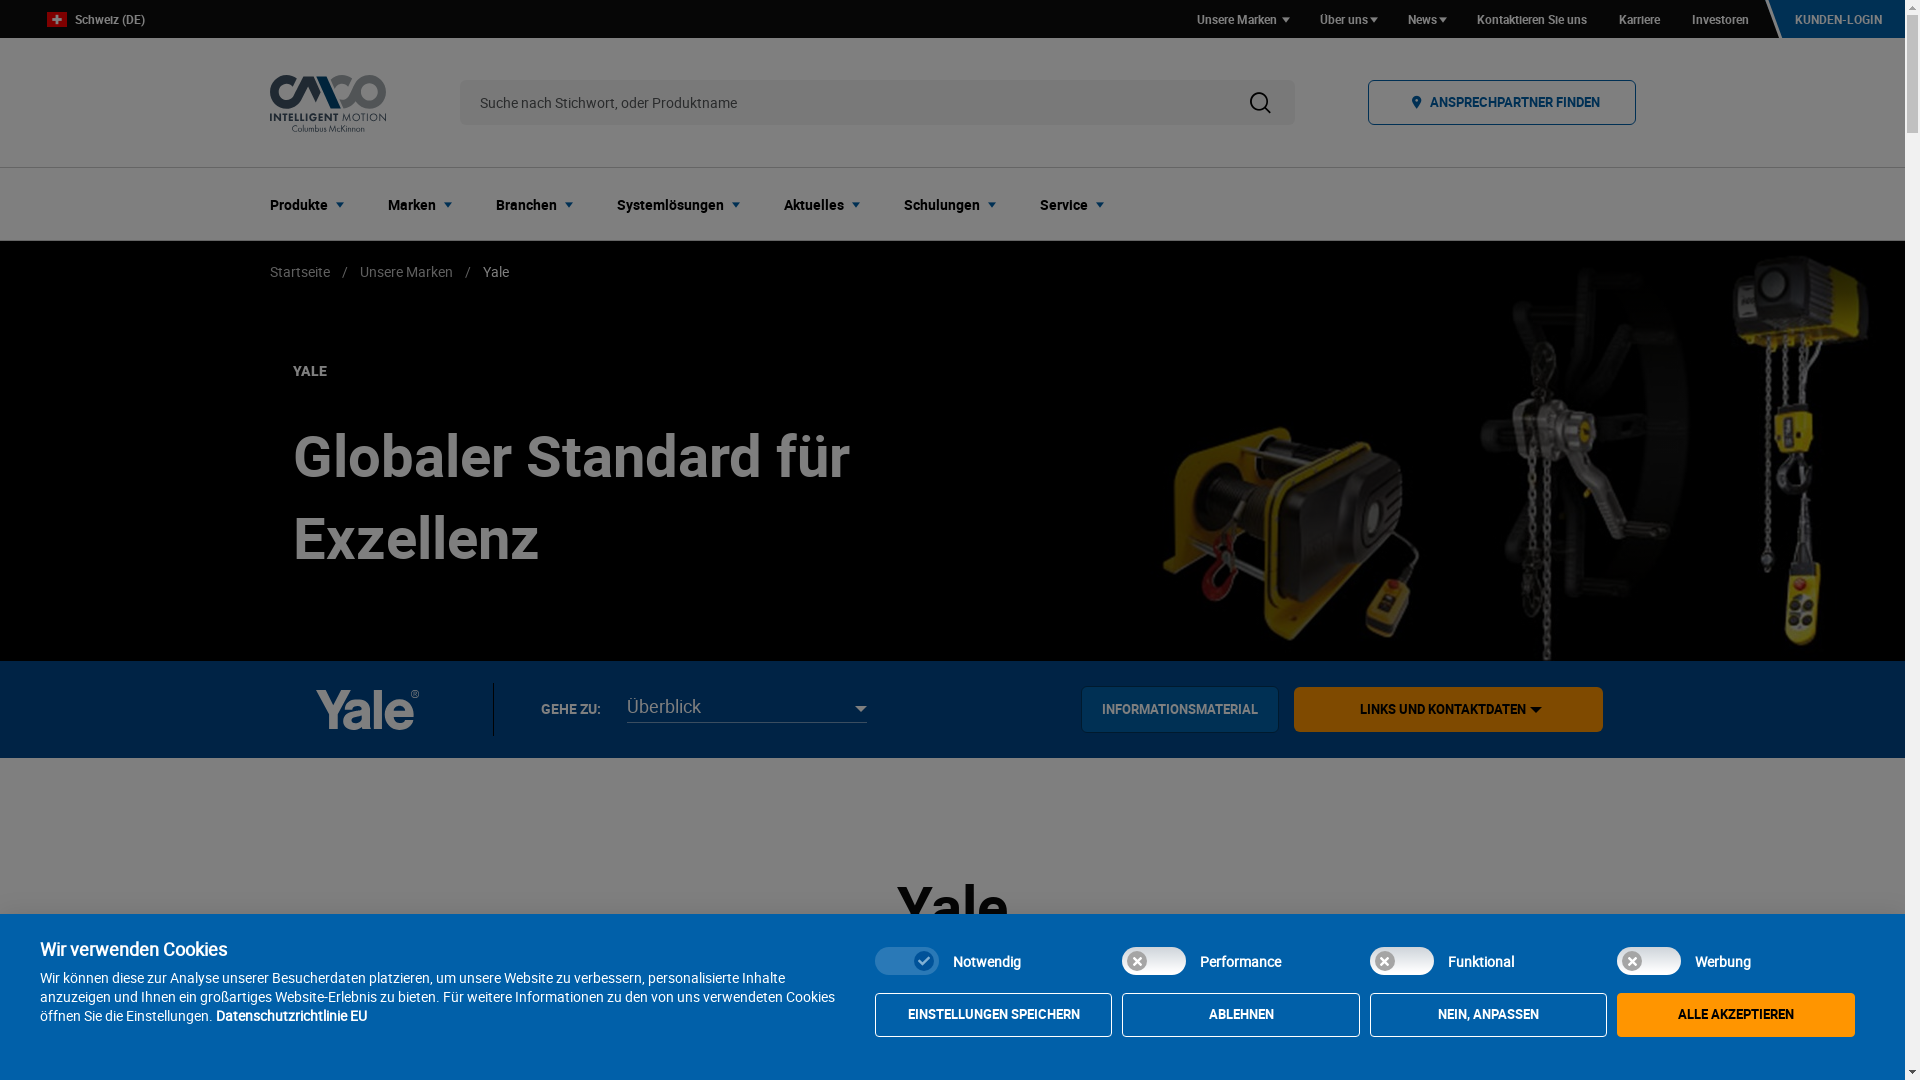 Image resolution: width=1920 pixels, height=1080 pixels. Describe the element at coordinates (425, 204) in the screenshot. I see `'Marken'` at that location.